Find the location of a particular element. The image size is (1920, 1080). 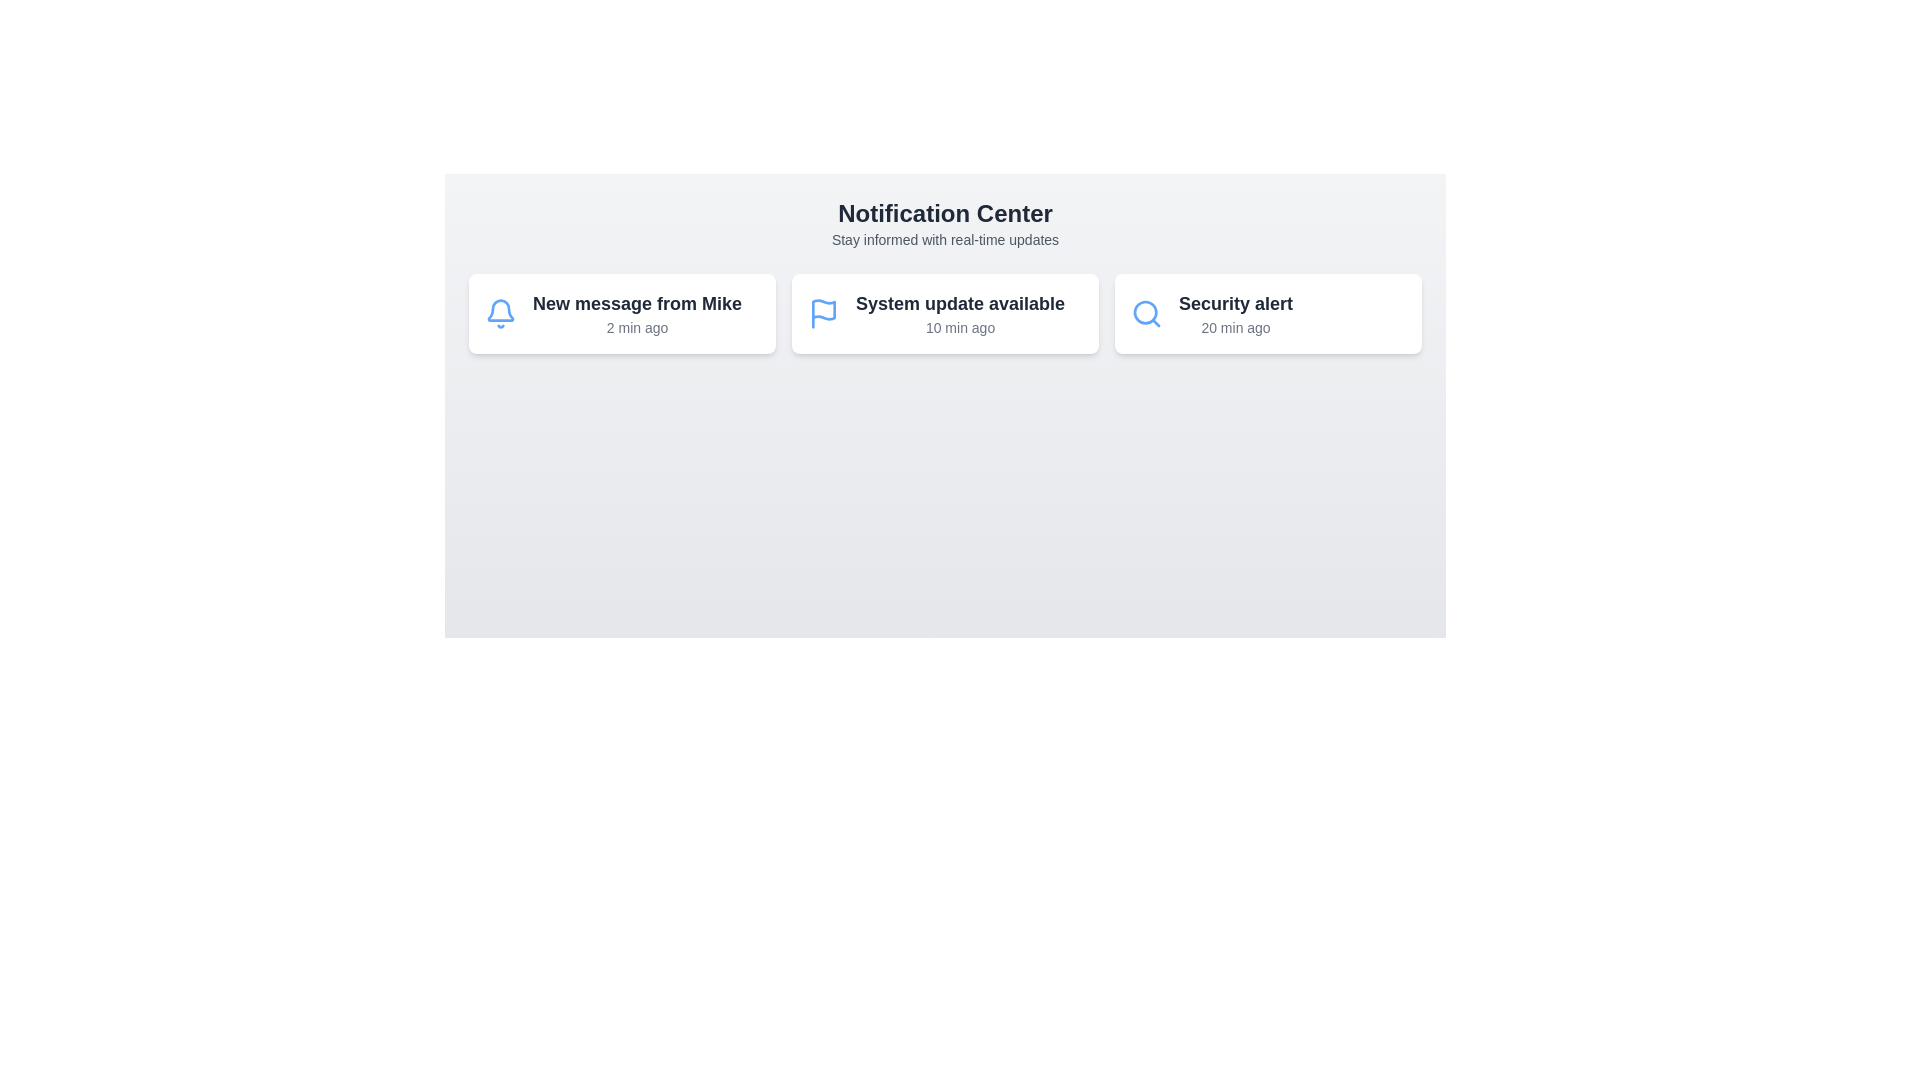

the text label displaying '20 min ago', which is located beneath the 'Security alert' text in the third notification card from the left is located at coordinates (1235, 326).